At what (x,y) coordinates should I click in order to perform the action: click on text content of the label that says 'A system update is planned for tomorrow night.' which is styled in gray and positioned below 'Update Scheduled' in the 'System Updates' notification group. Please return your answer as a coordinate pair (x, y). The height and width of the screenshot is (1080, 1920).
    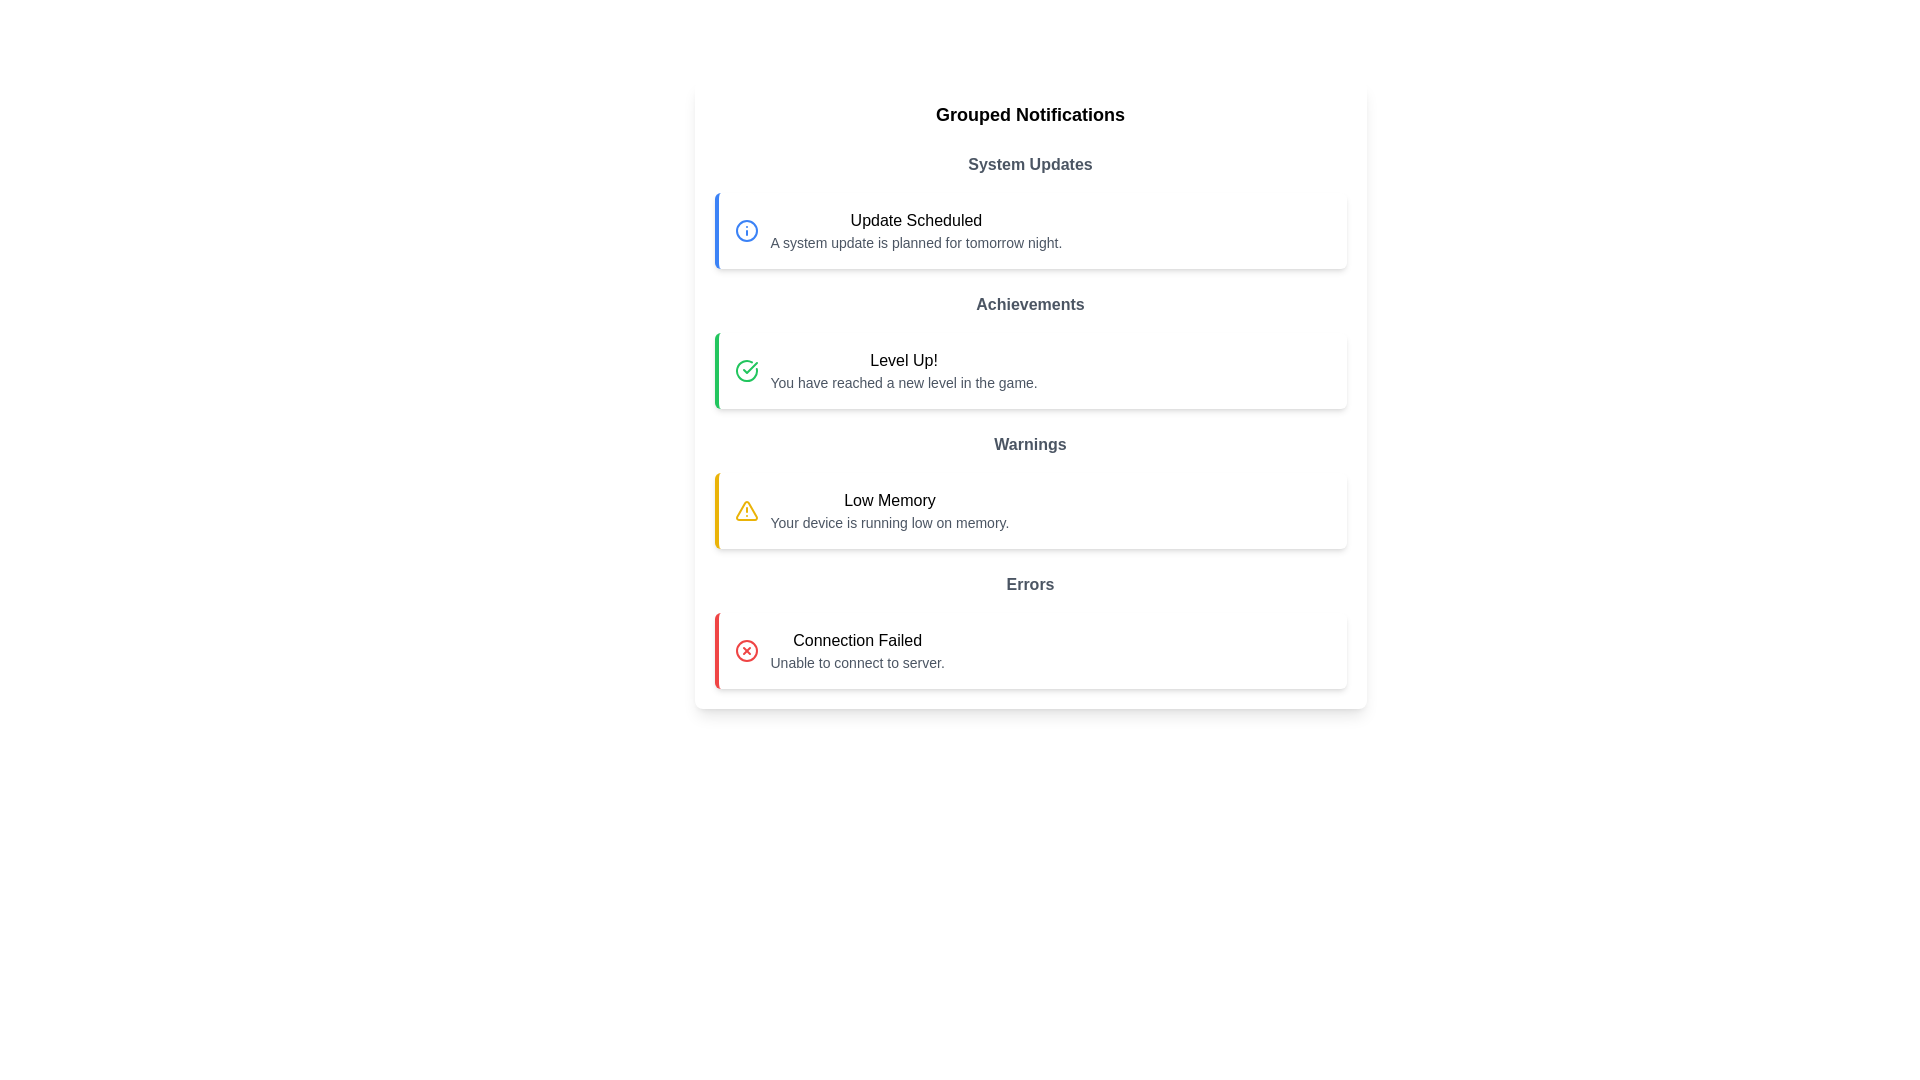
    Looking at the image, I should click on (915, 242).